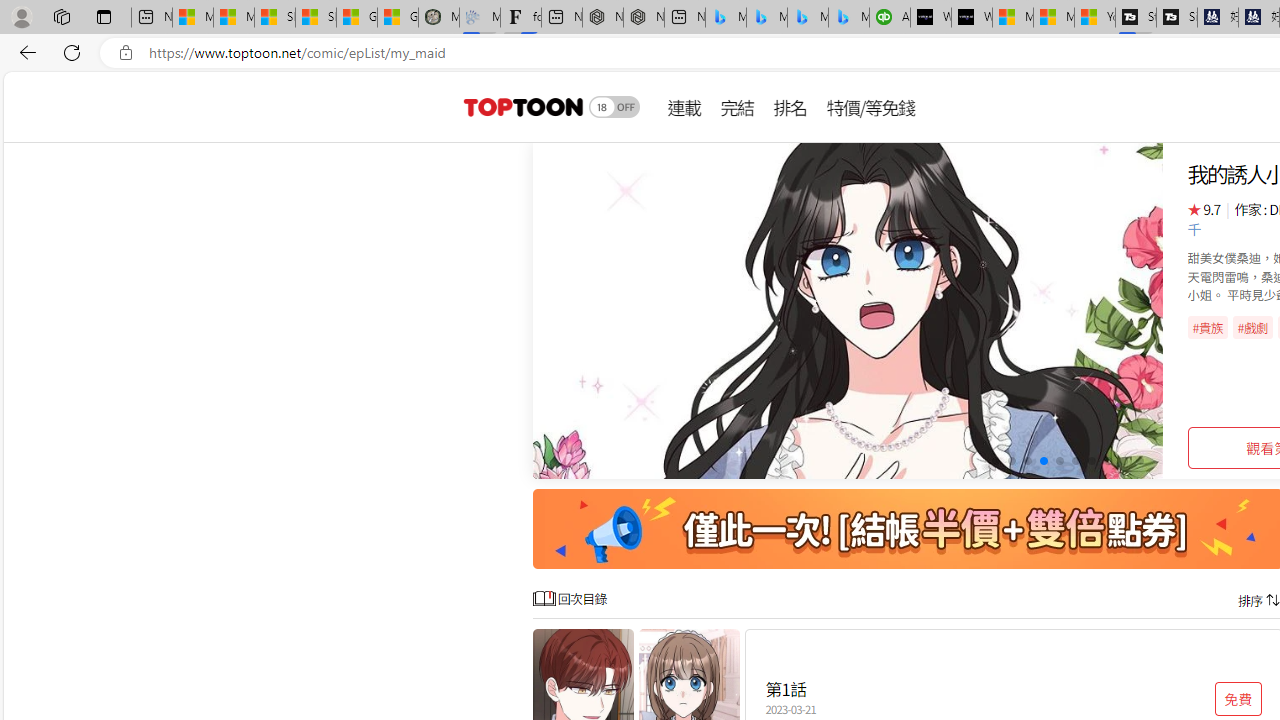 The height and width of the screenshot is (720, 1280). I want to click on 'What', so click(972, 17).